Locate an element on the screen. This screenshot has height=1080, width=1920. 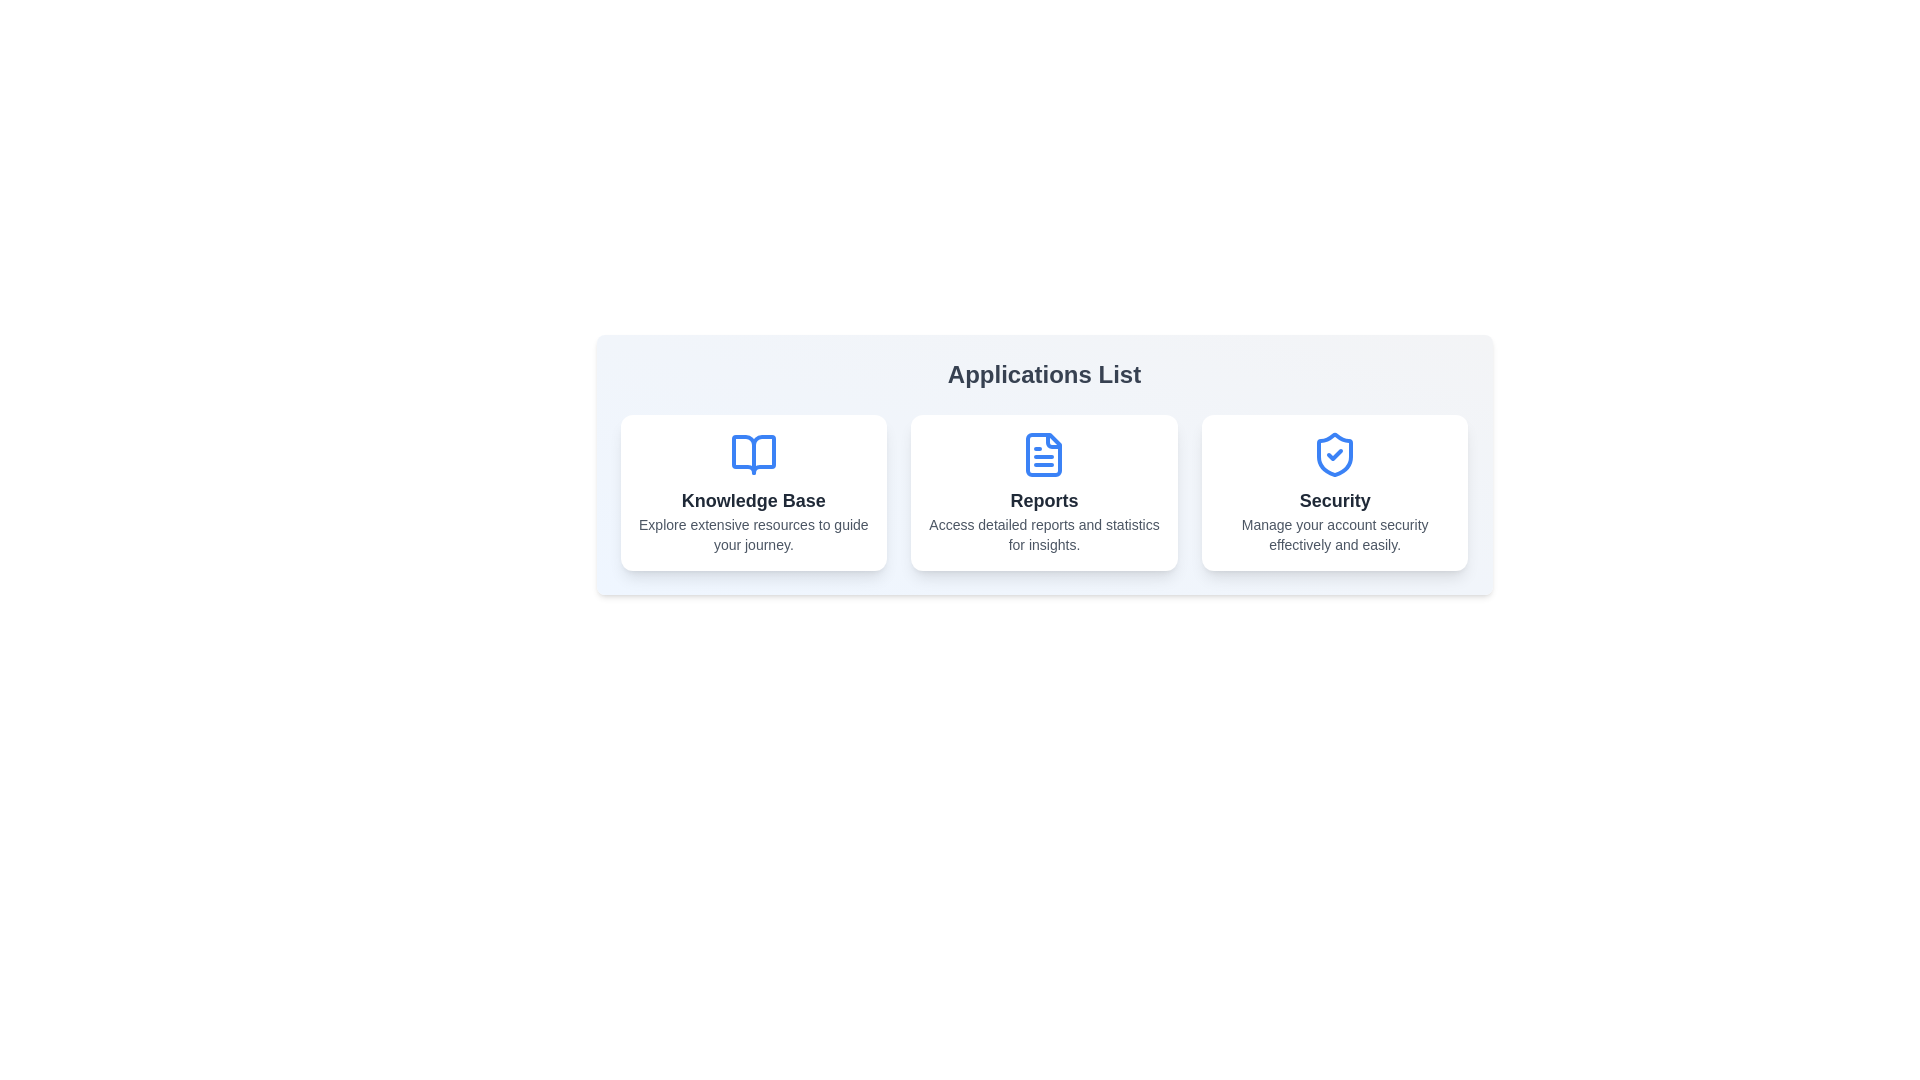
the card titled Knowledge Base to observe the hover effect is located at coordinates (752, 493).